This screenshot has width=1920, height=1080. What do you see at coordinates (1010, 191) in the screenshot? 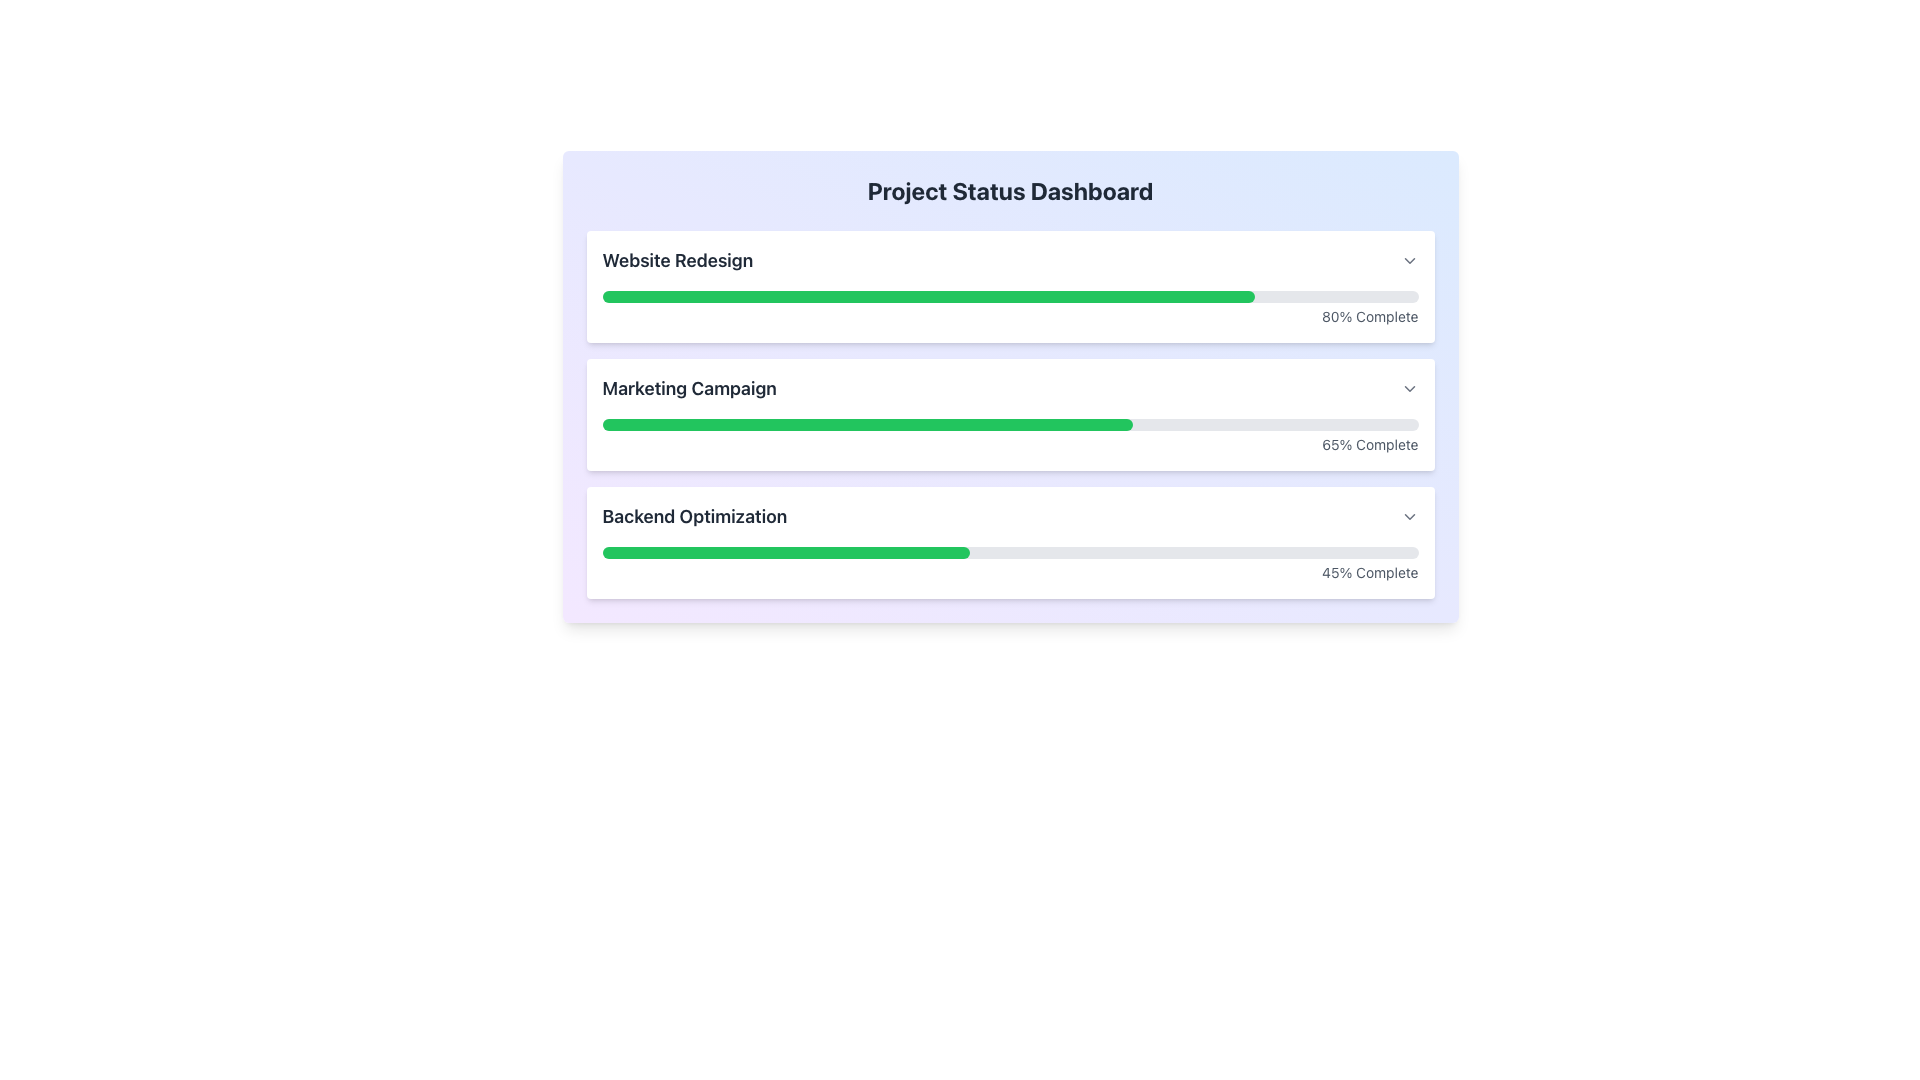
I see `the header title text label at the top center of the dashboard interface` at bounding box center [1010, 191].